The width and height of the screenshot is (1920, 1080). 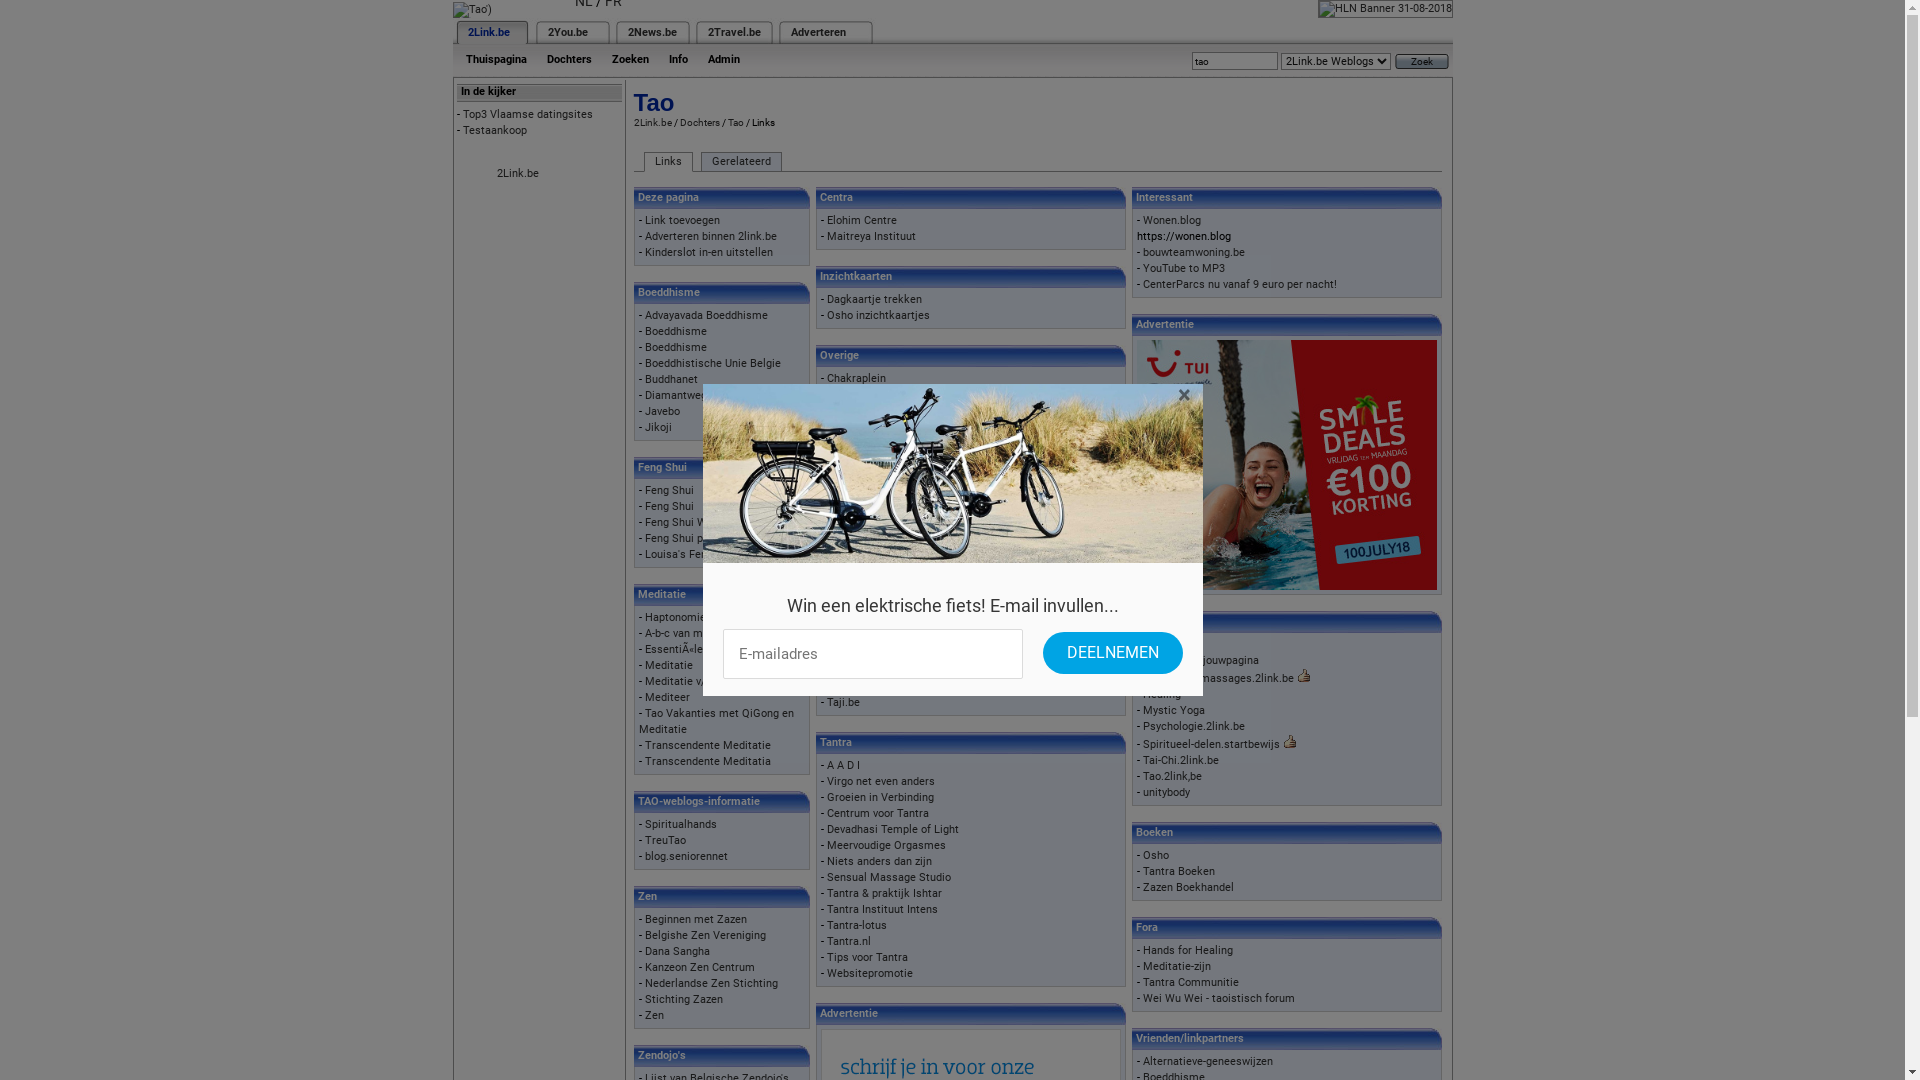 What do you see at coordinates (825, 876) in the screenshot?
I see `'Sensual Massage Studio'` at bounding box center [825, 876].